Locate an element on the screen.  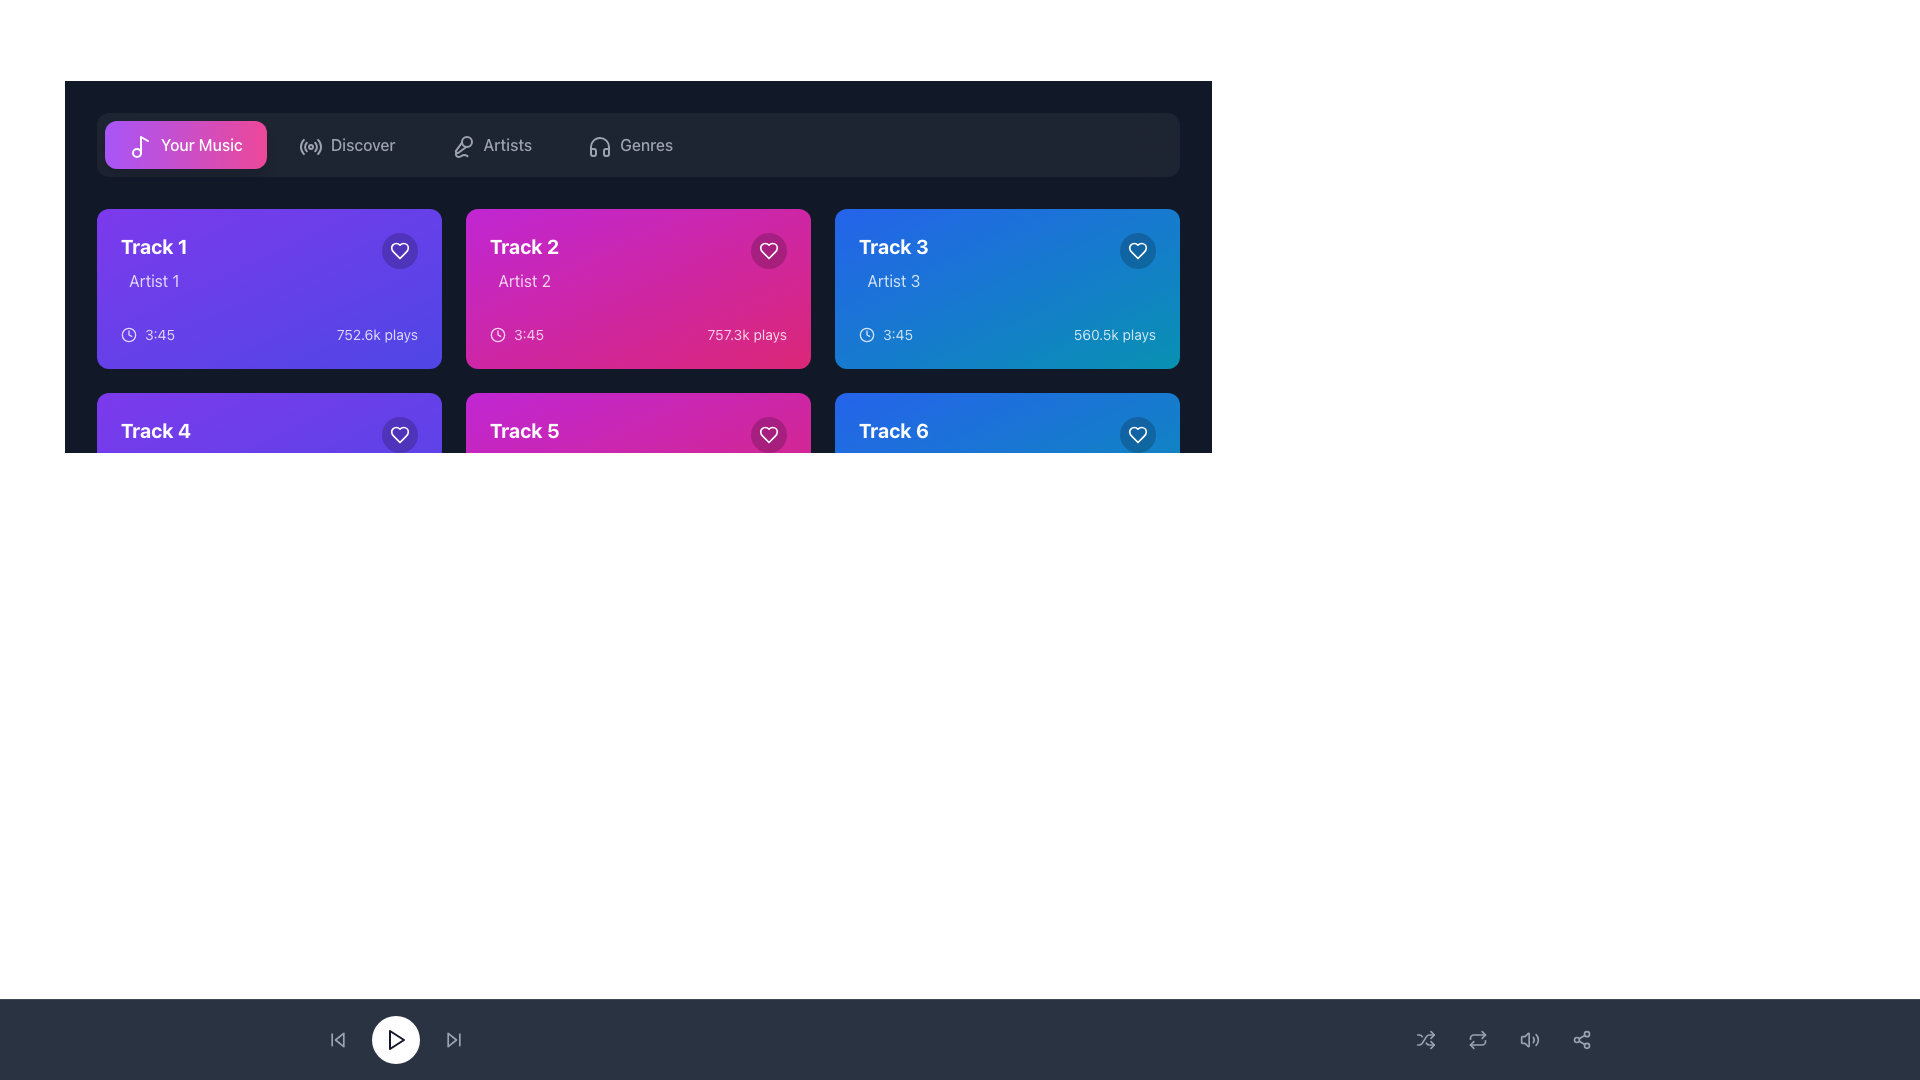
the headphones icon located in the navigation bar, positioned between the 'Artists' button and the 'Genres' label is located at coordinates (599, 145).